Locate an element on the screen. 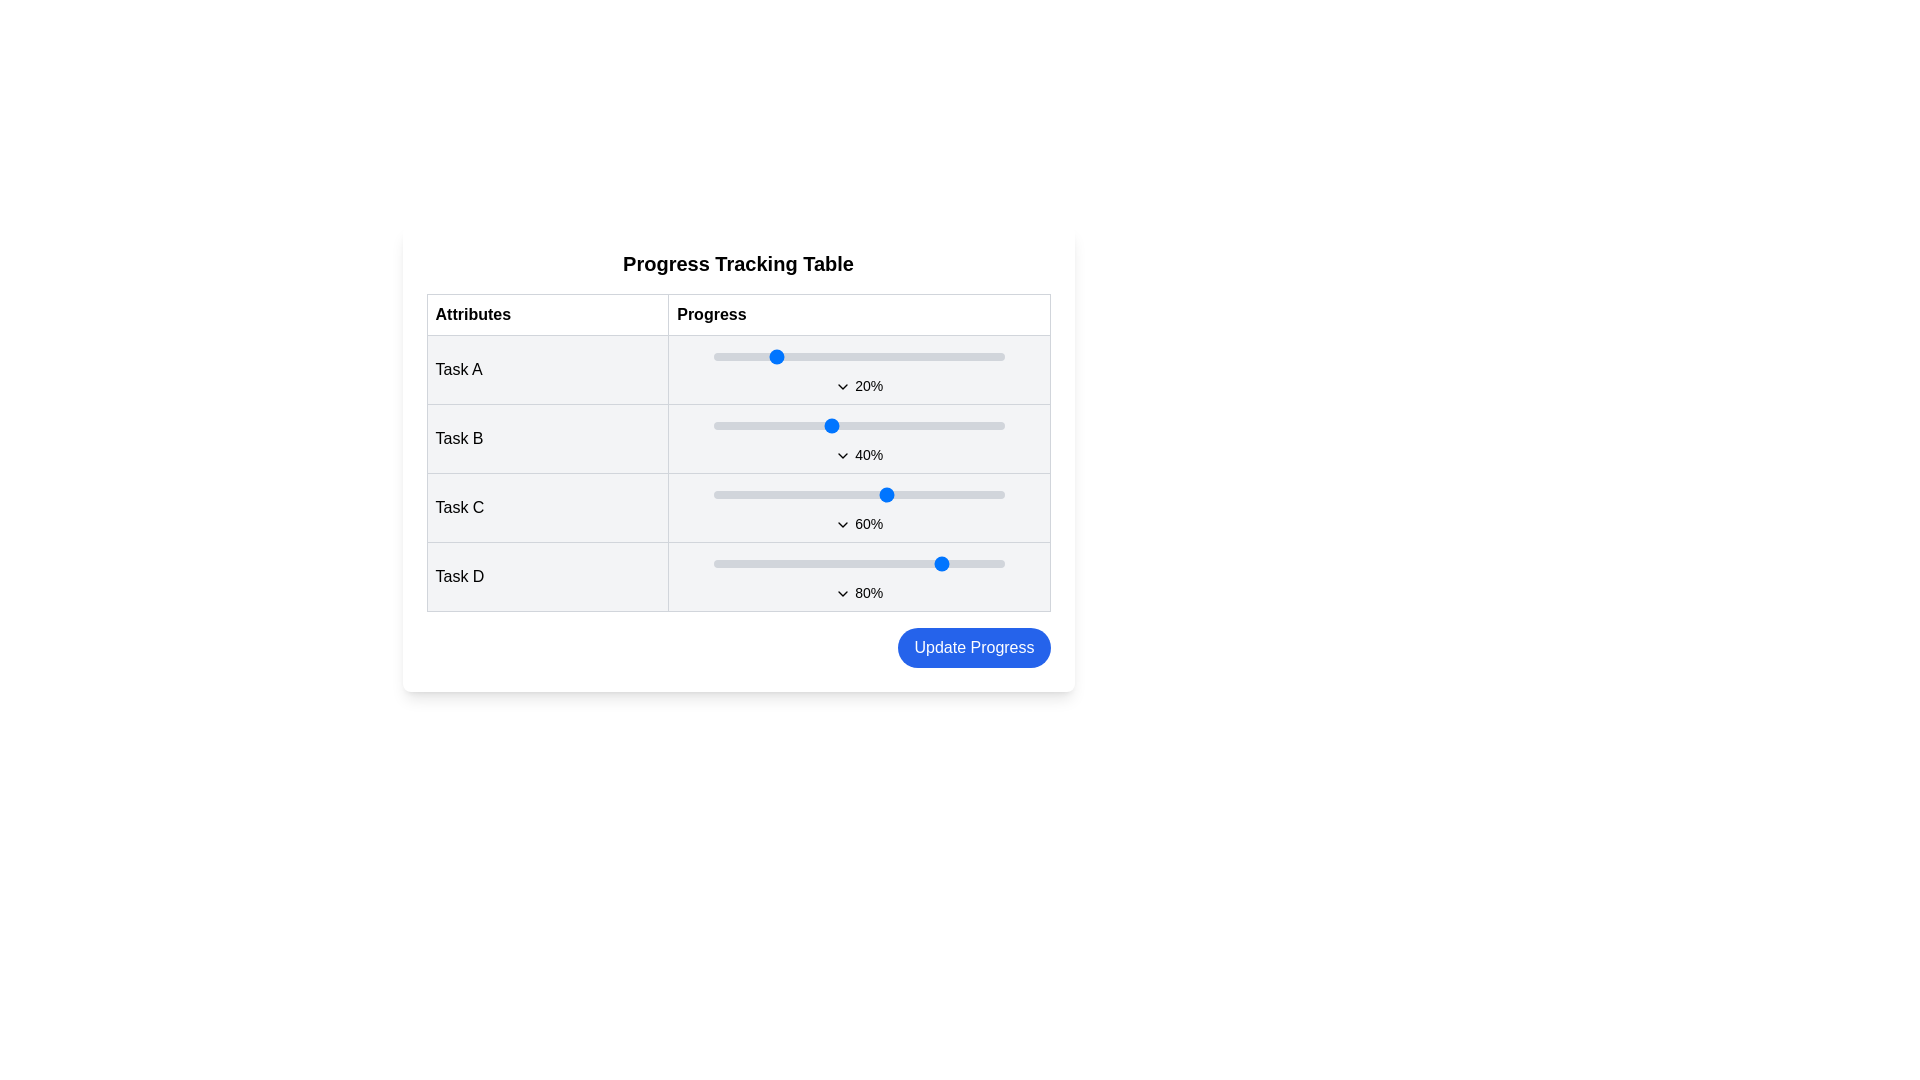  progress is located at coordinates (841, 424).